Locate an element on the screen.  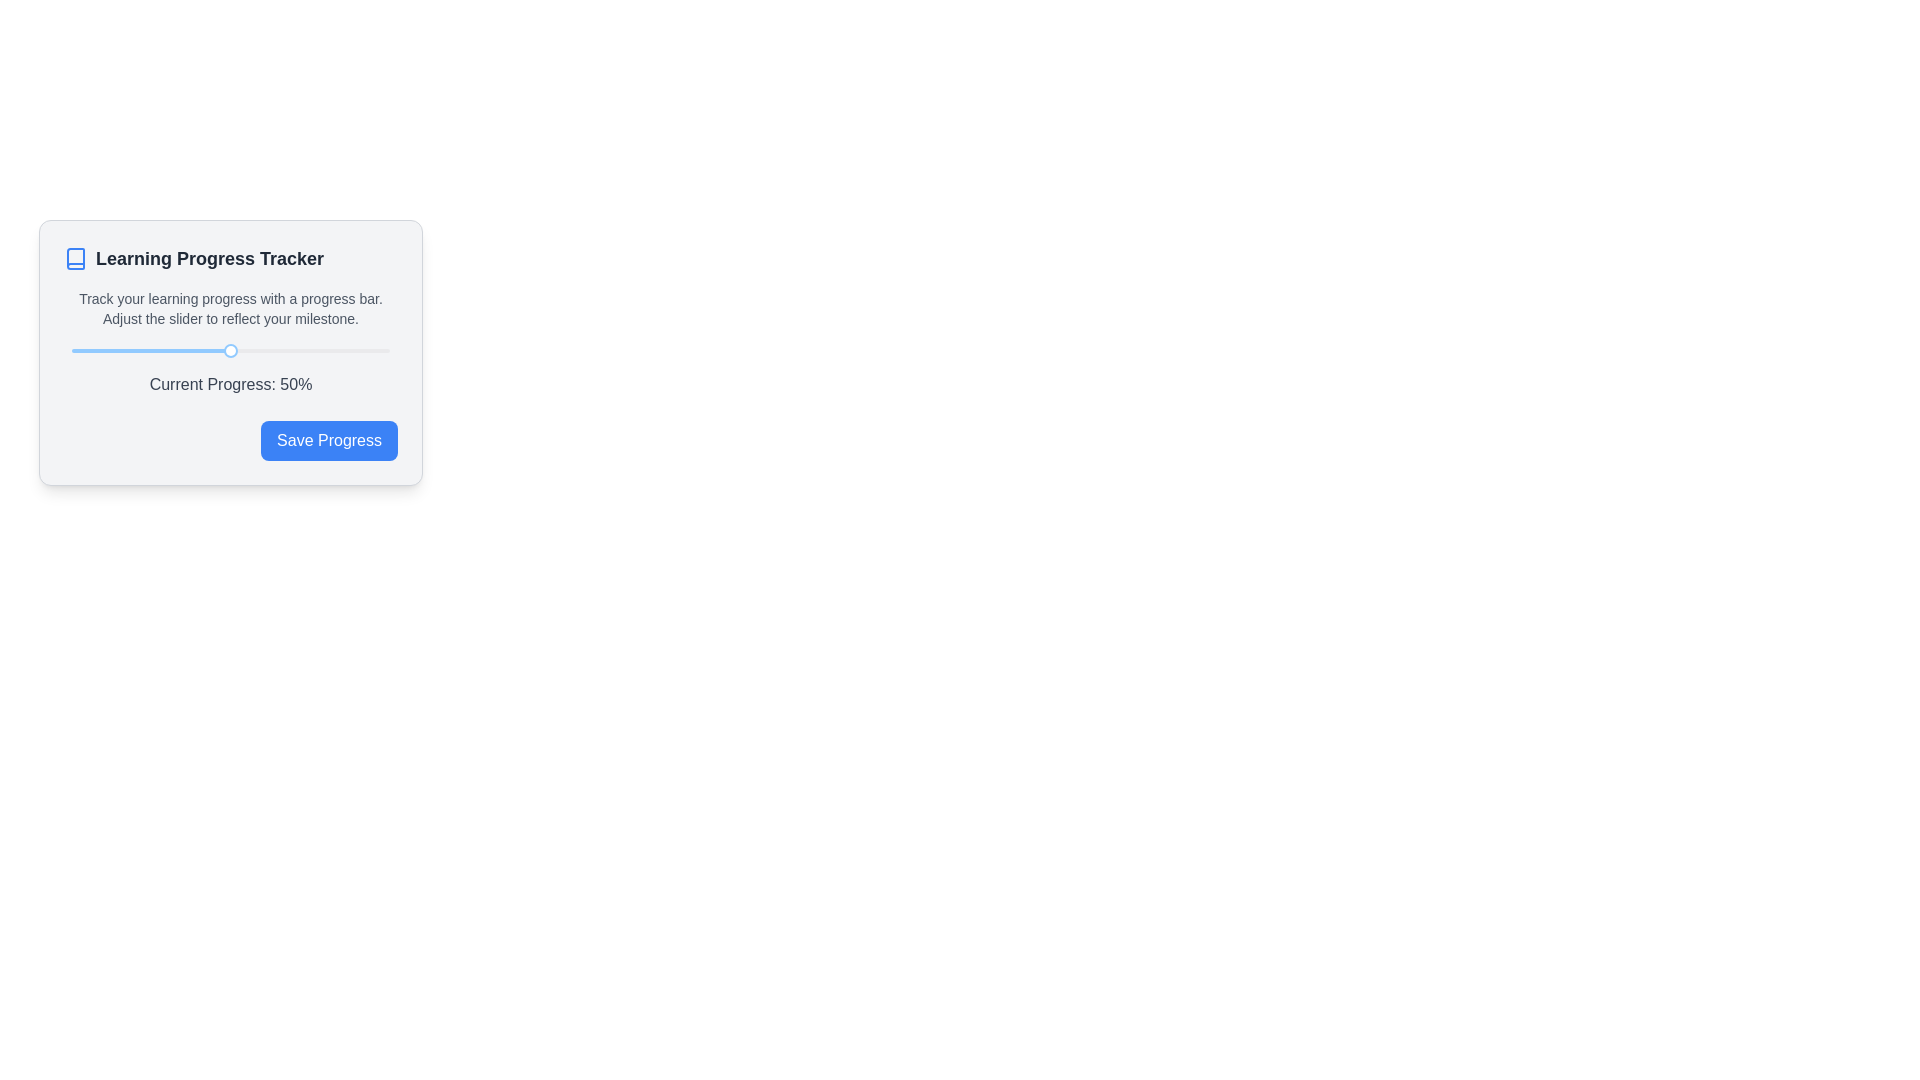
the slider value is located at coordinates (218, 350).